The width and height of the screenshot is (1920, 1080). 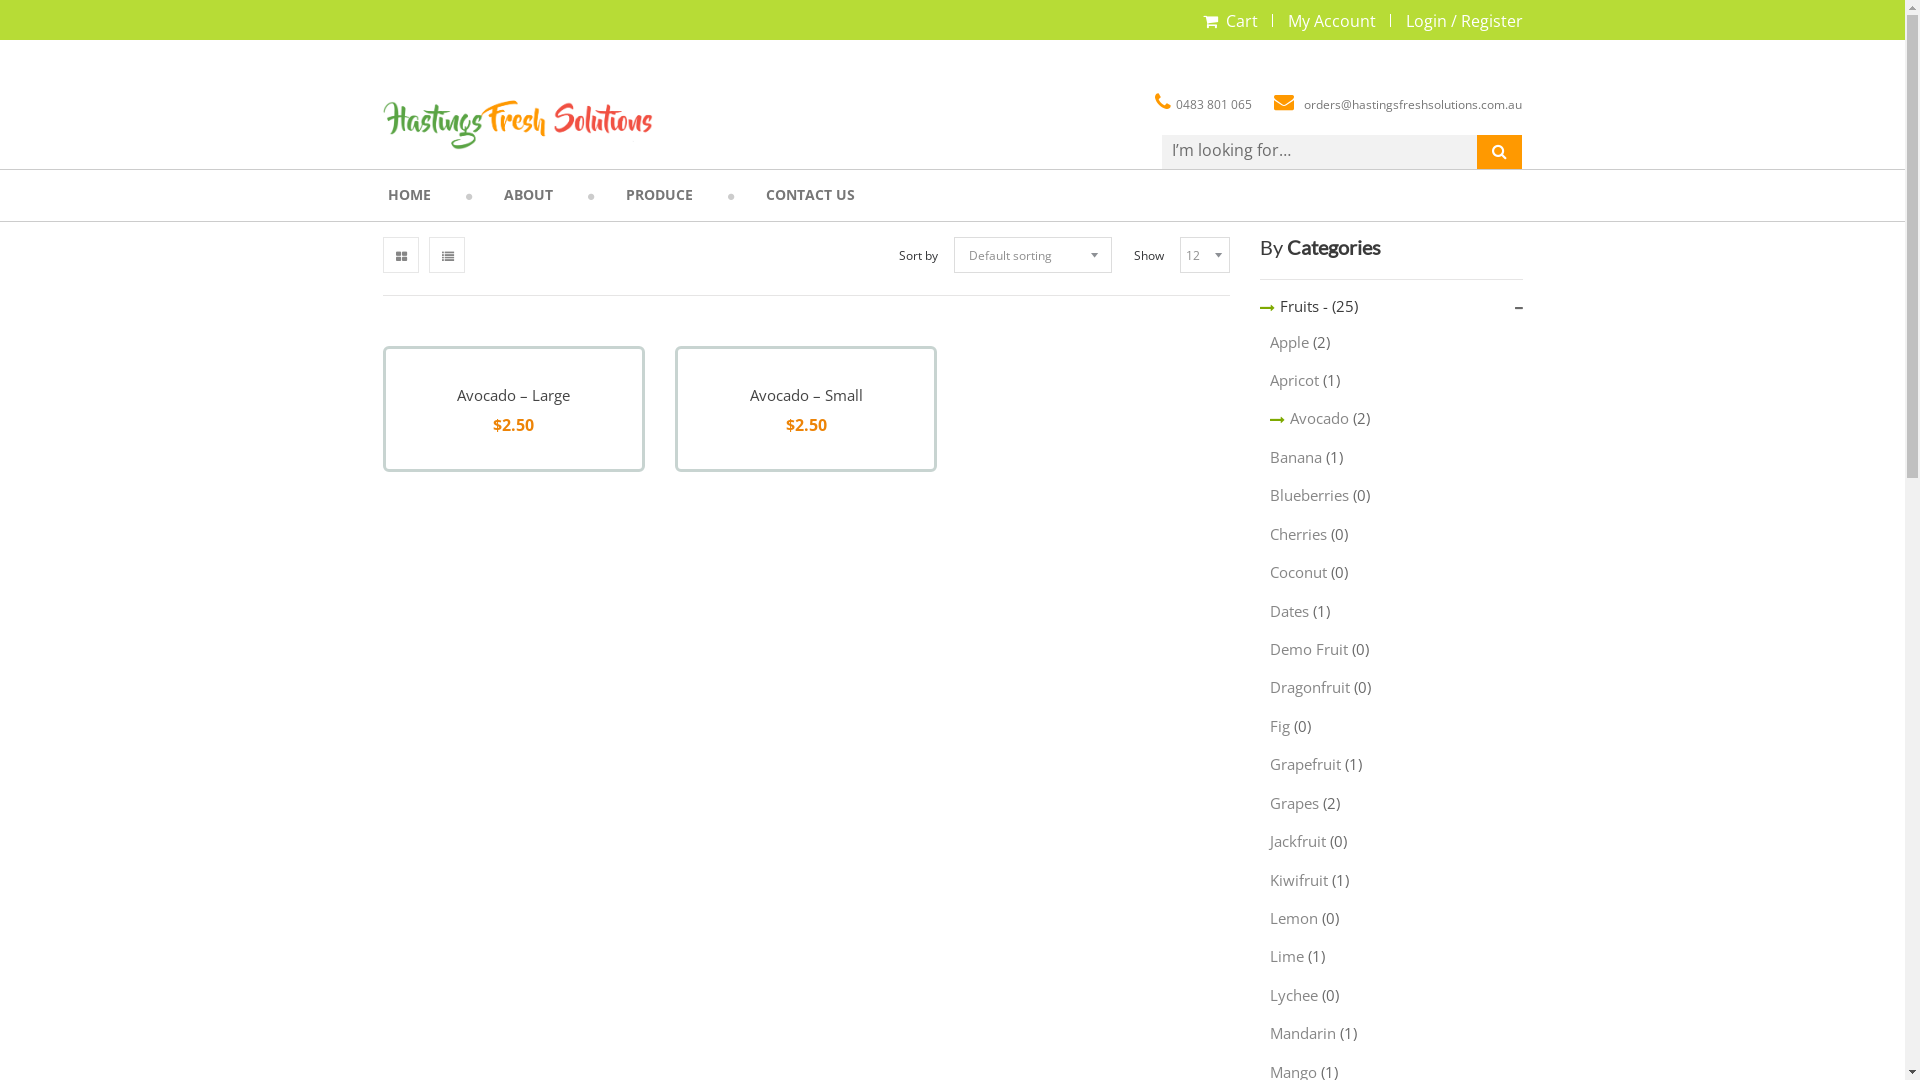 I want to click on 'Search for:', so click(x=1342, y=150).